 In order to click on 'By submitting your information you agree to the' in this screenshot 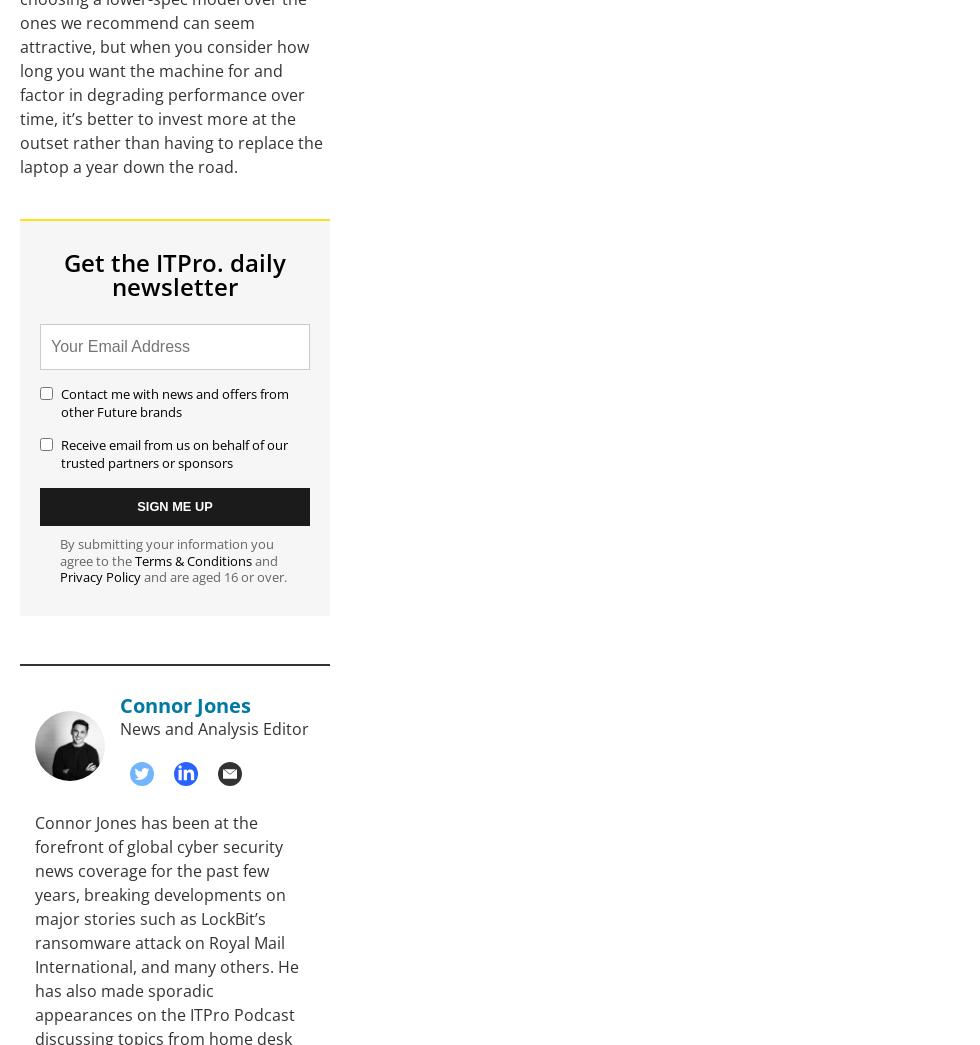, I will do `click(166, 551)`.